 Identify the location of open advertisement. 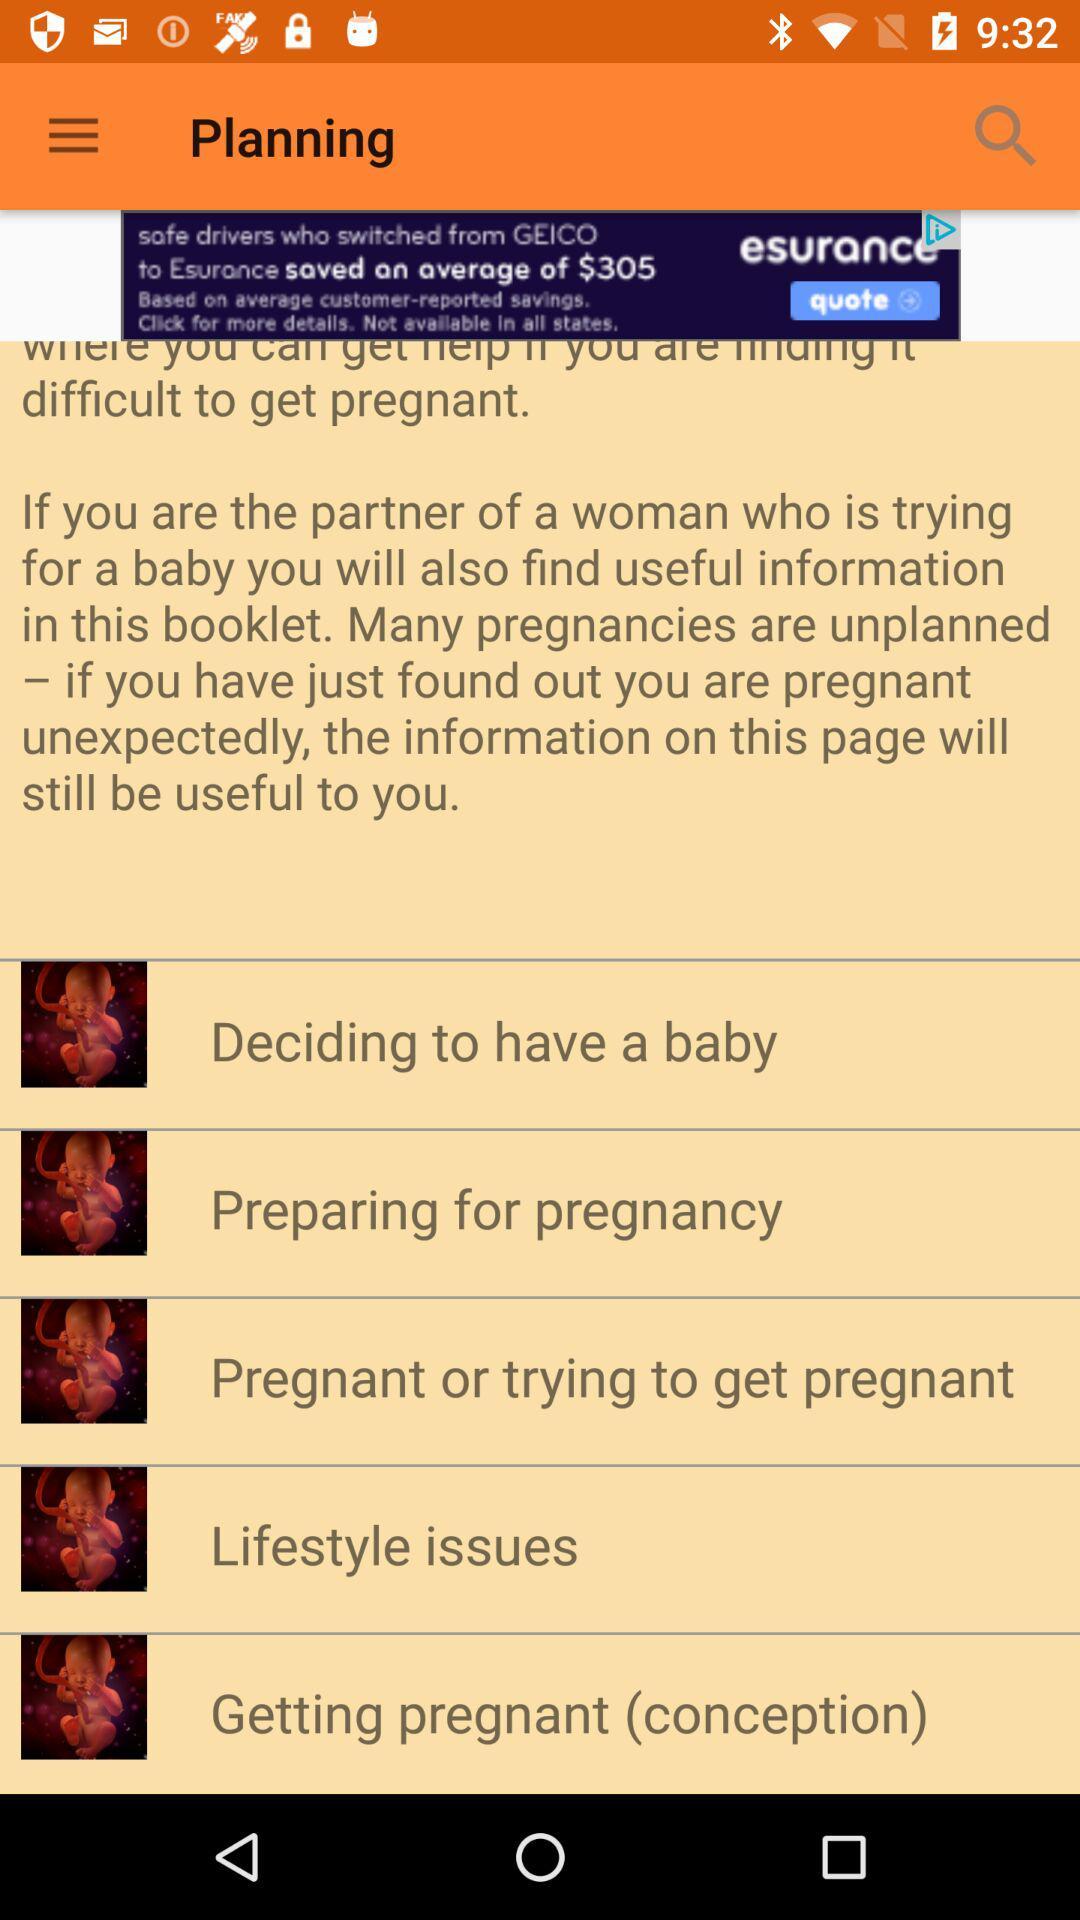
(540, 274).